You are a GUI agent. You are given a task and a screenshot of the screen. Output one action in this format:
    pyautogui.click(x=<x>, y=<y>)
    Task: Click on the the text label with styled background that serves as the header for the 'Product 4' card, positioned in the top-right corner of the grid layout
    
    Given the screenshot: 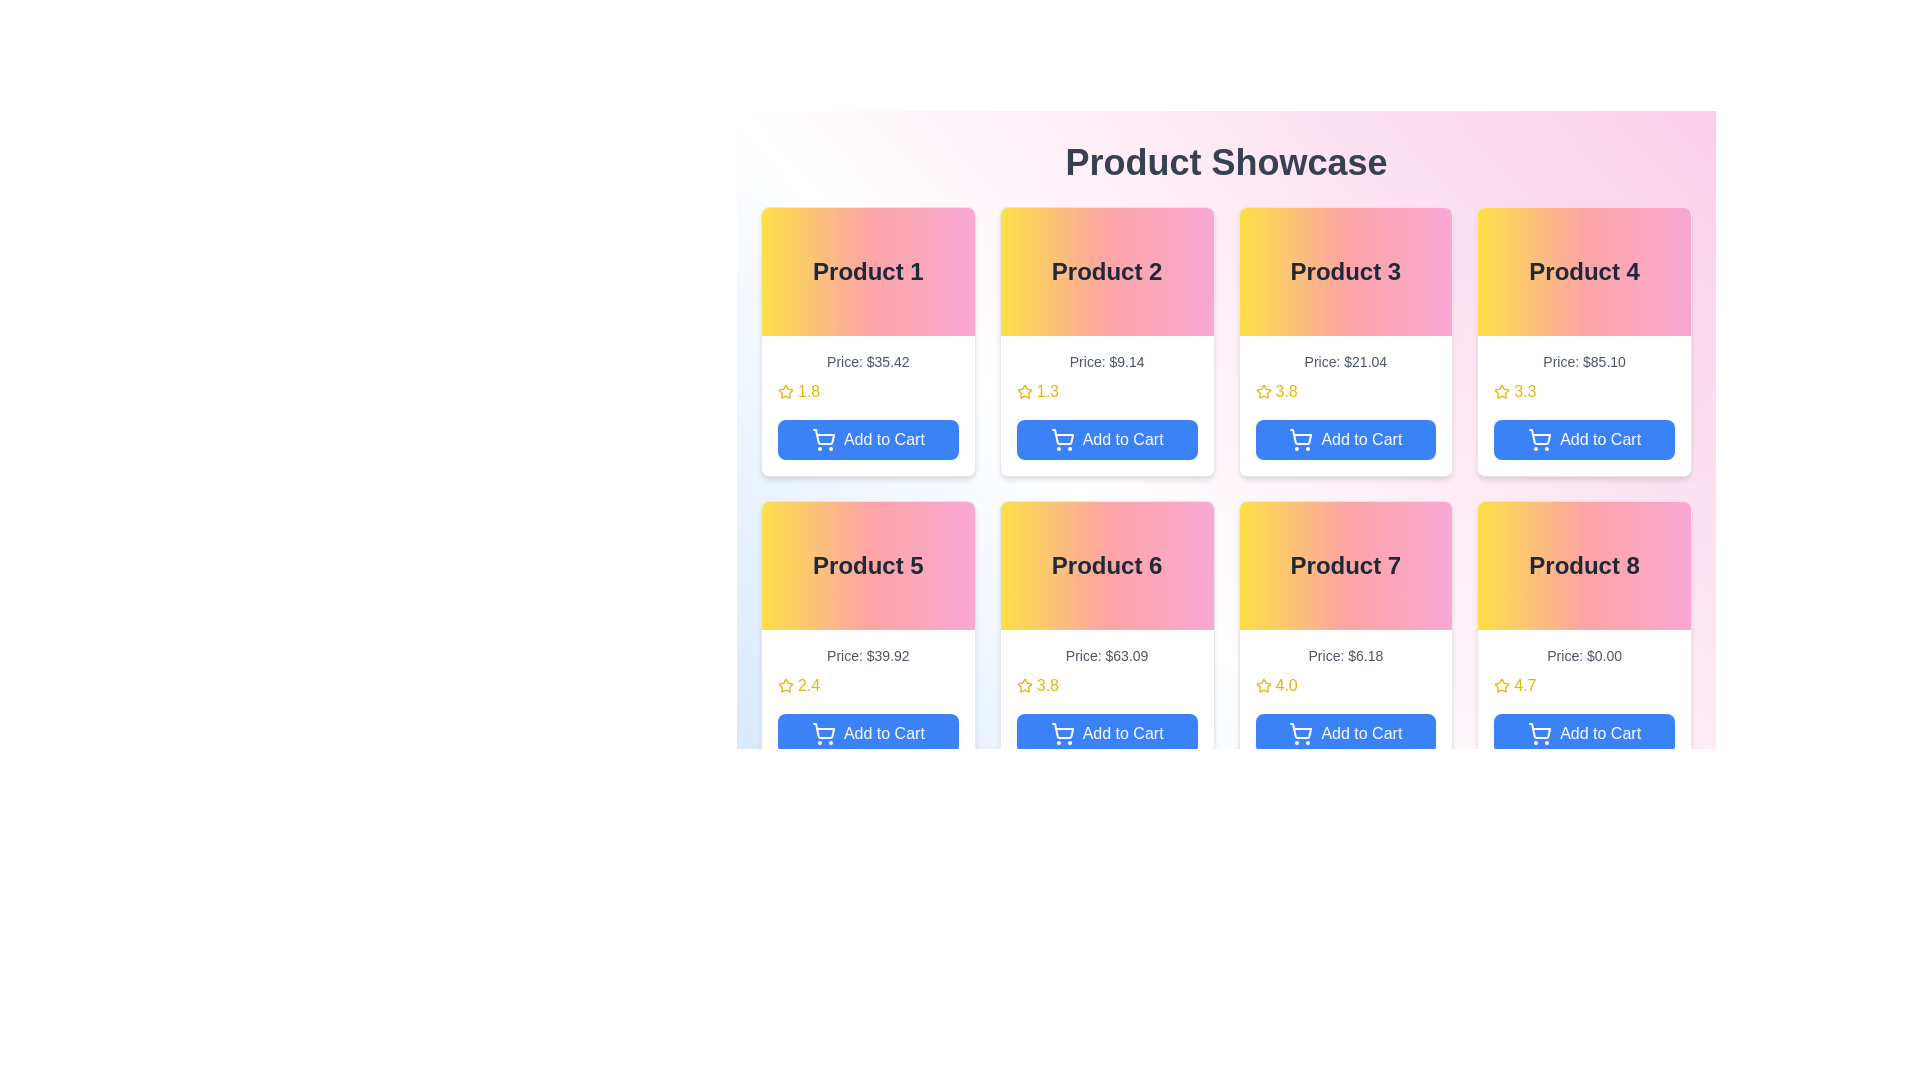 What is the action you would take?
    pyautogui.click(x=1583, y=272)
    